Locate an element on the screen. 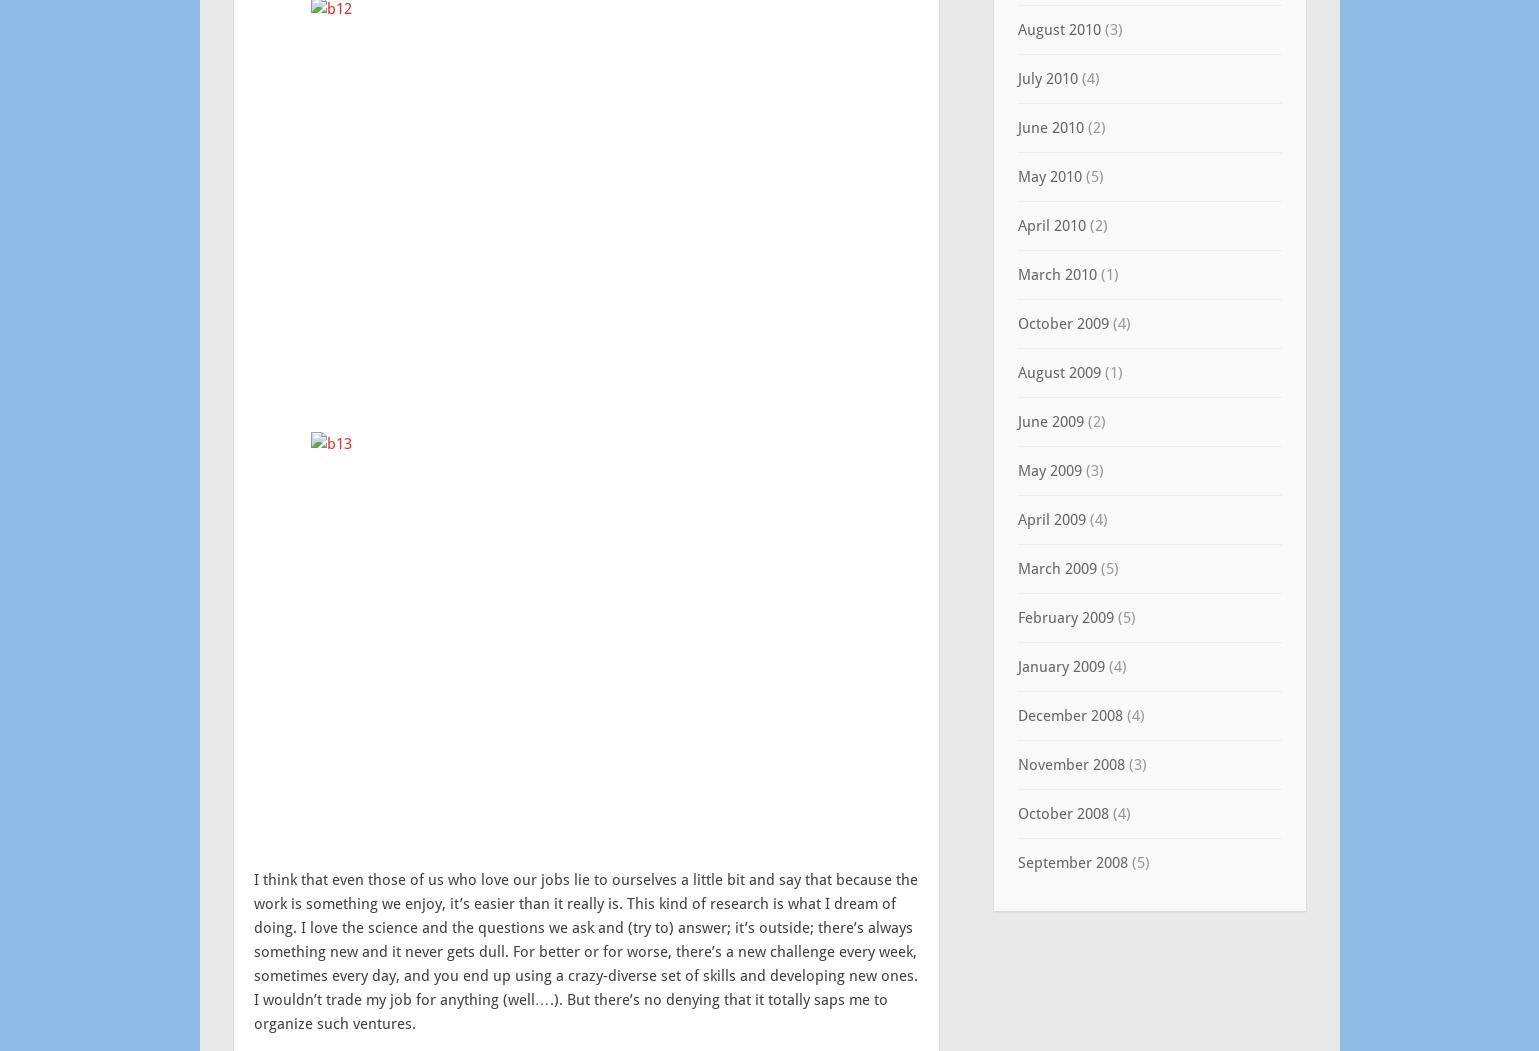 This screenshot has height=1051, width=1539. 'December 2008' is located at coordinates (1068, 715).